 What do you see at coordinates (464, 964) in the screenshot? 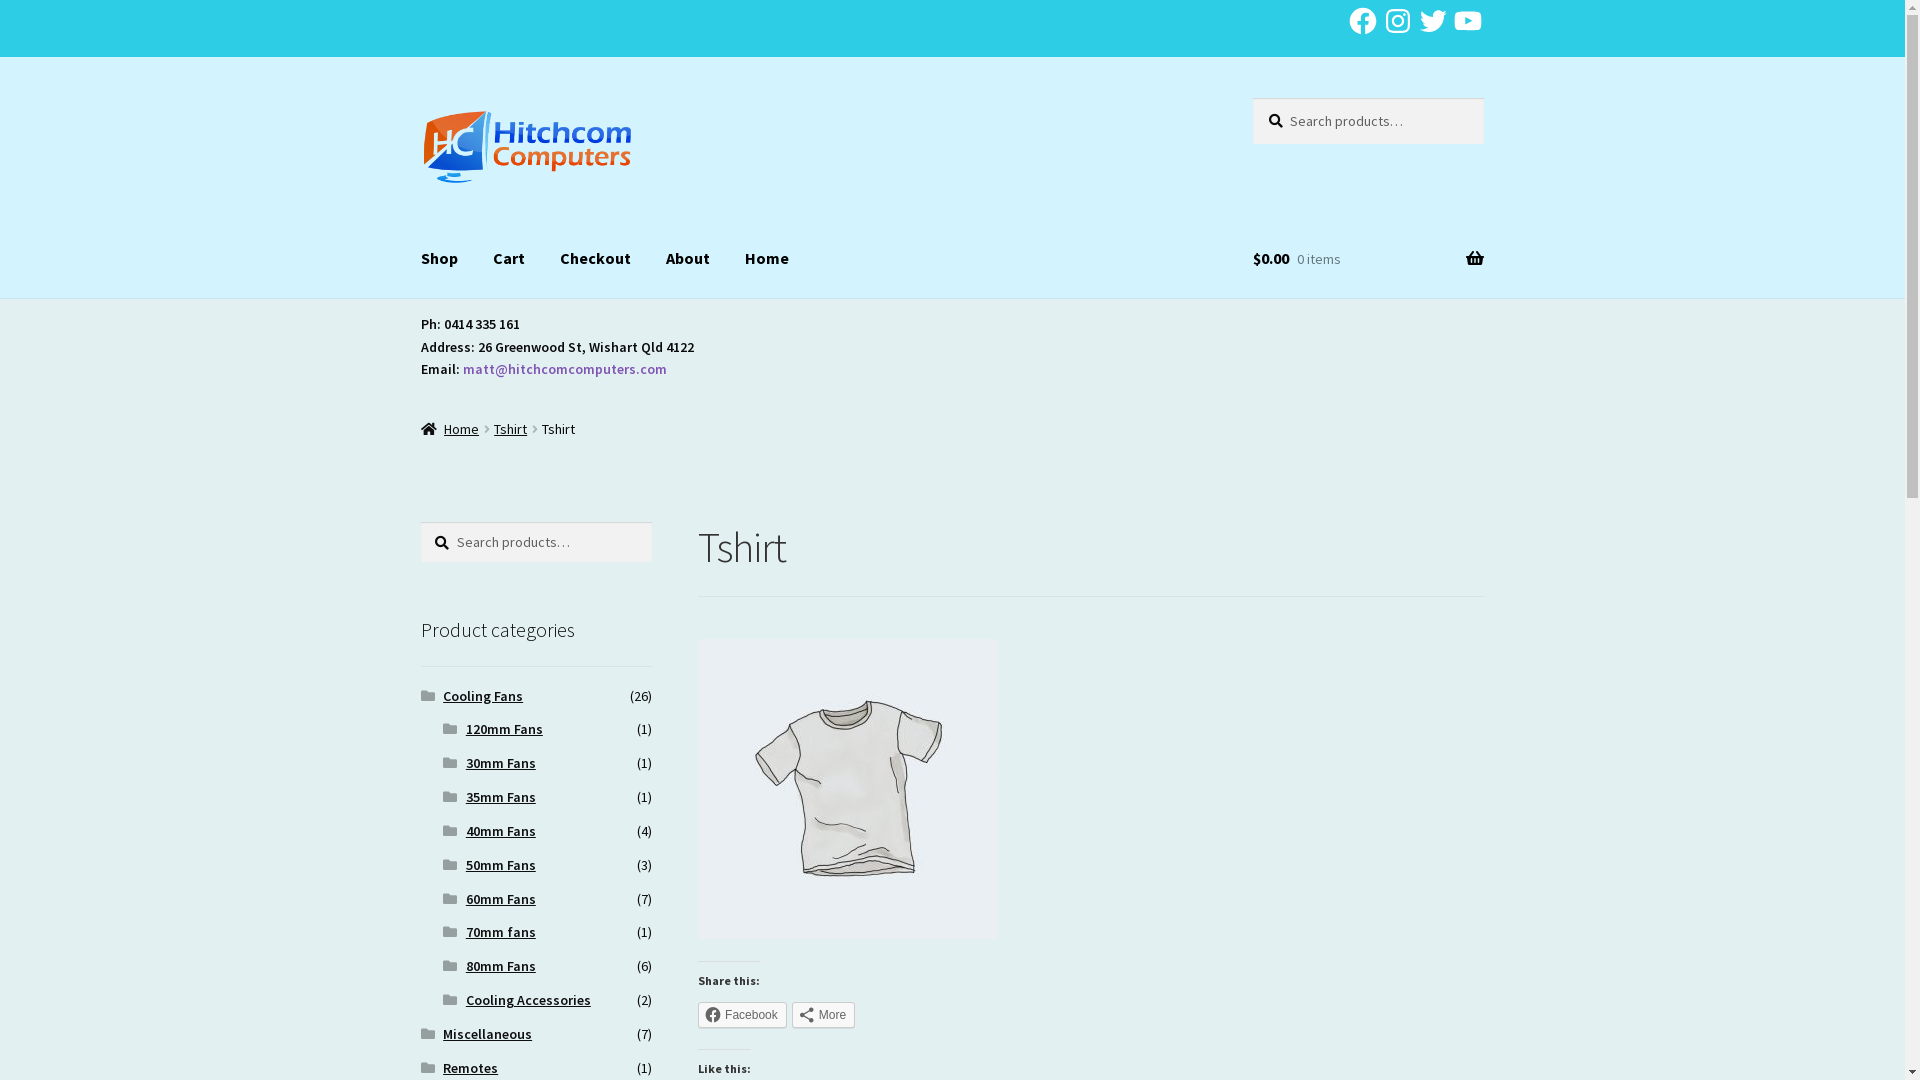
I see `'80mm Fans'` at bounding box center [464, 964].